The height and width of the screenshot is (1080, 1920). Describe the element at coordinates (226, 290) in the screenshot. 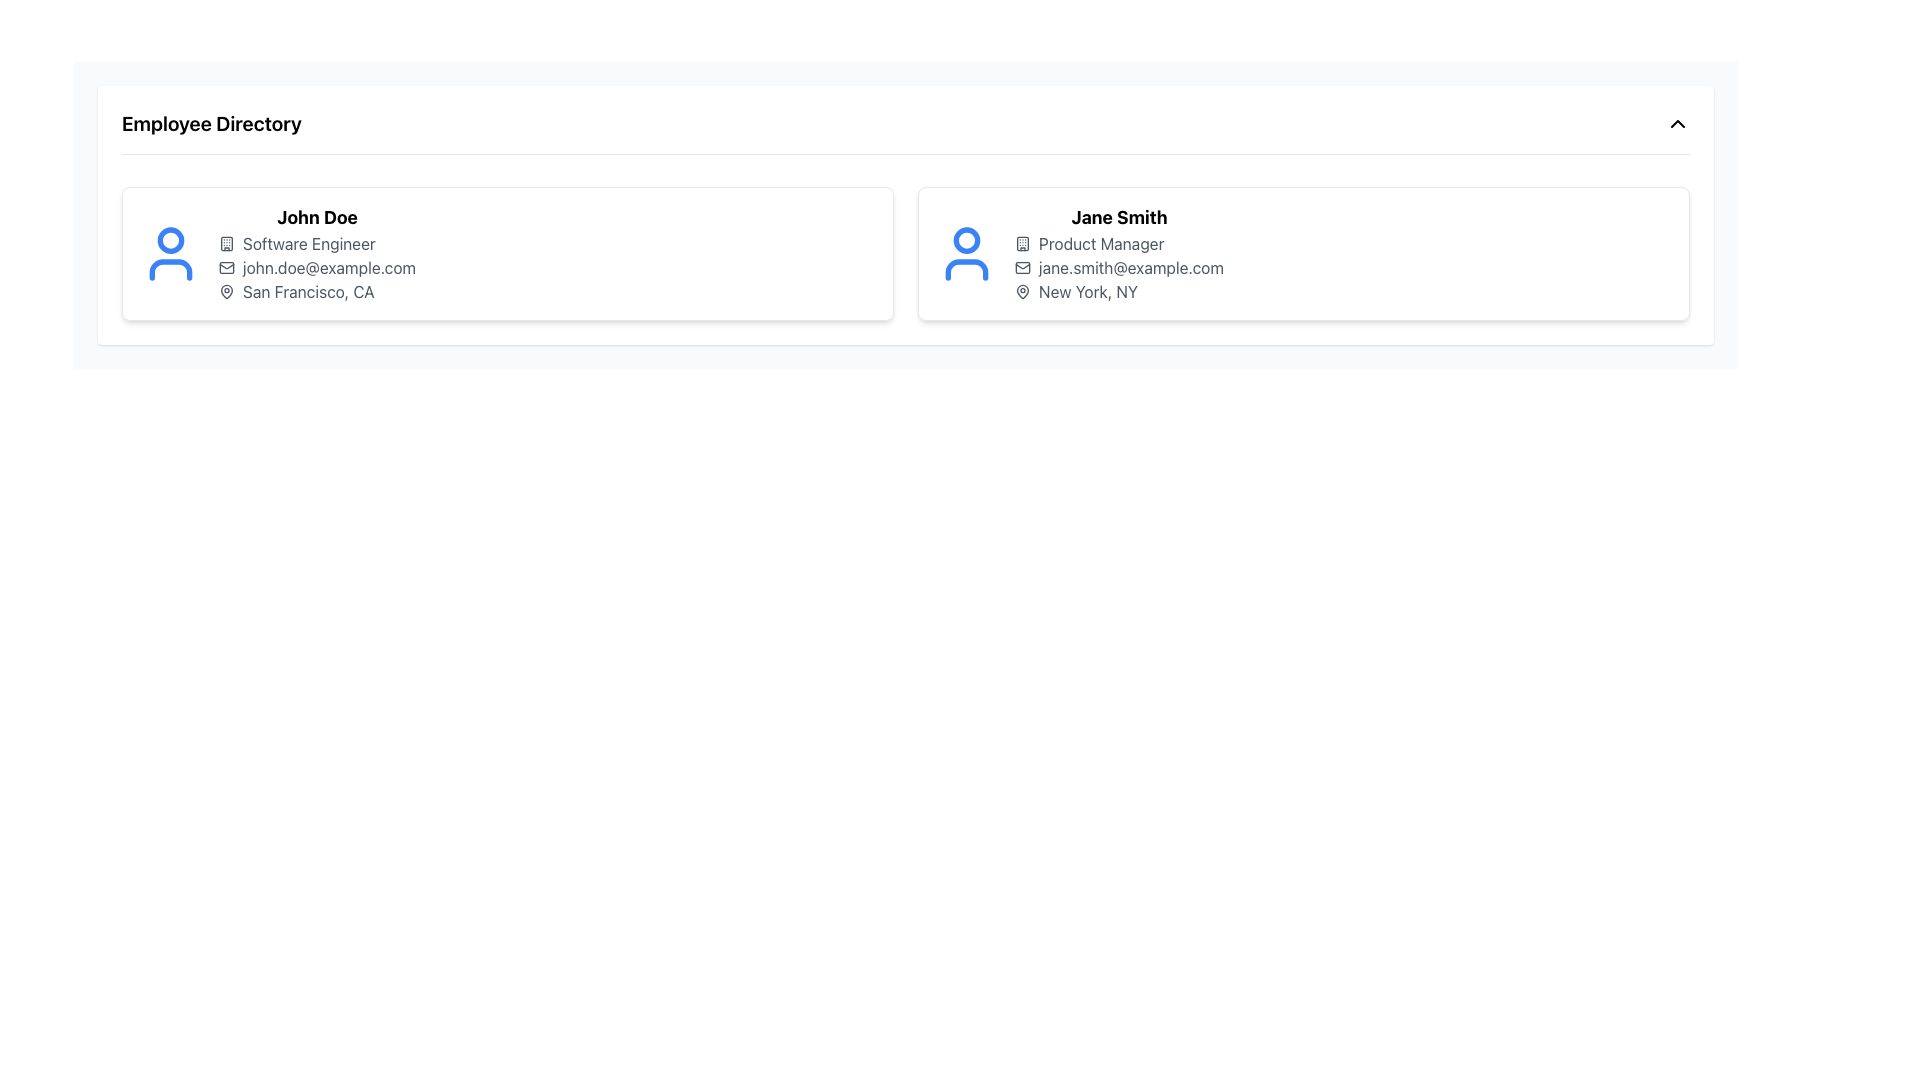

I see `the geographic location icon associated with John Doe's information, which is visually aligned with the text 'San Francisco, CA.'` at that location.